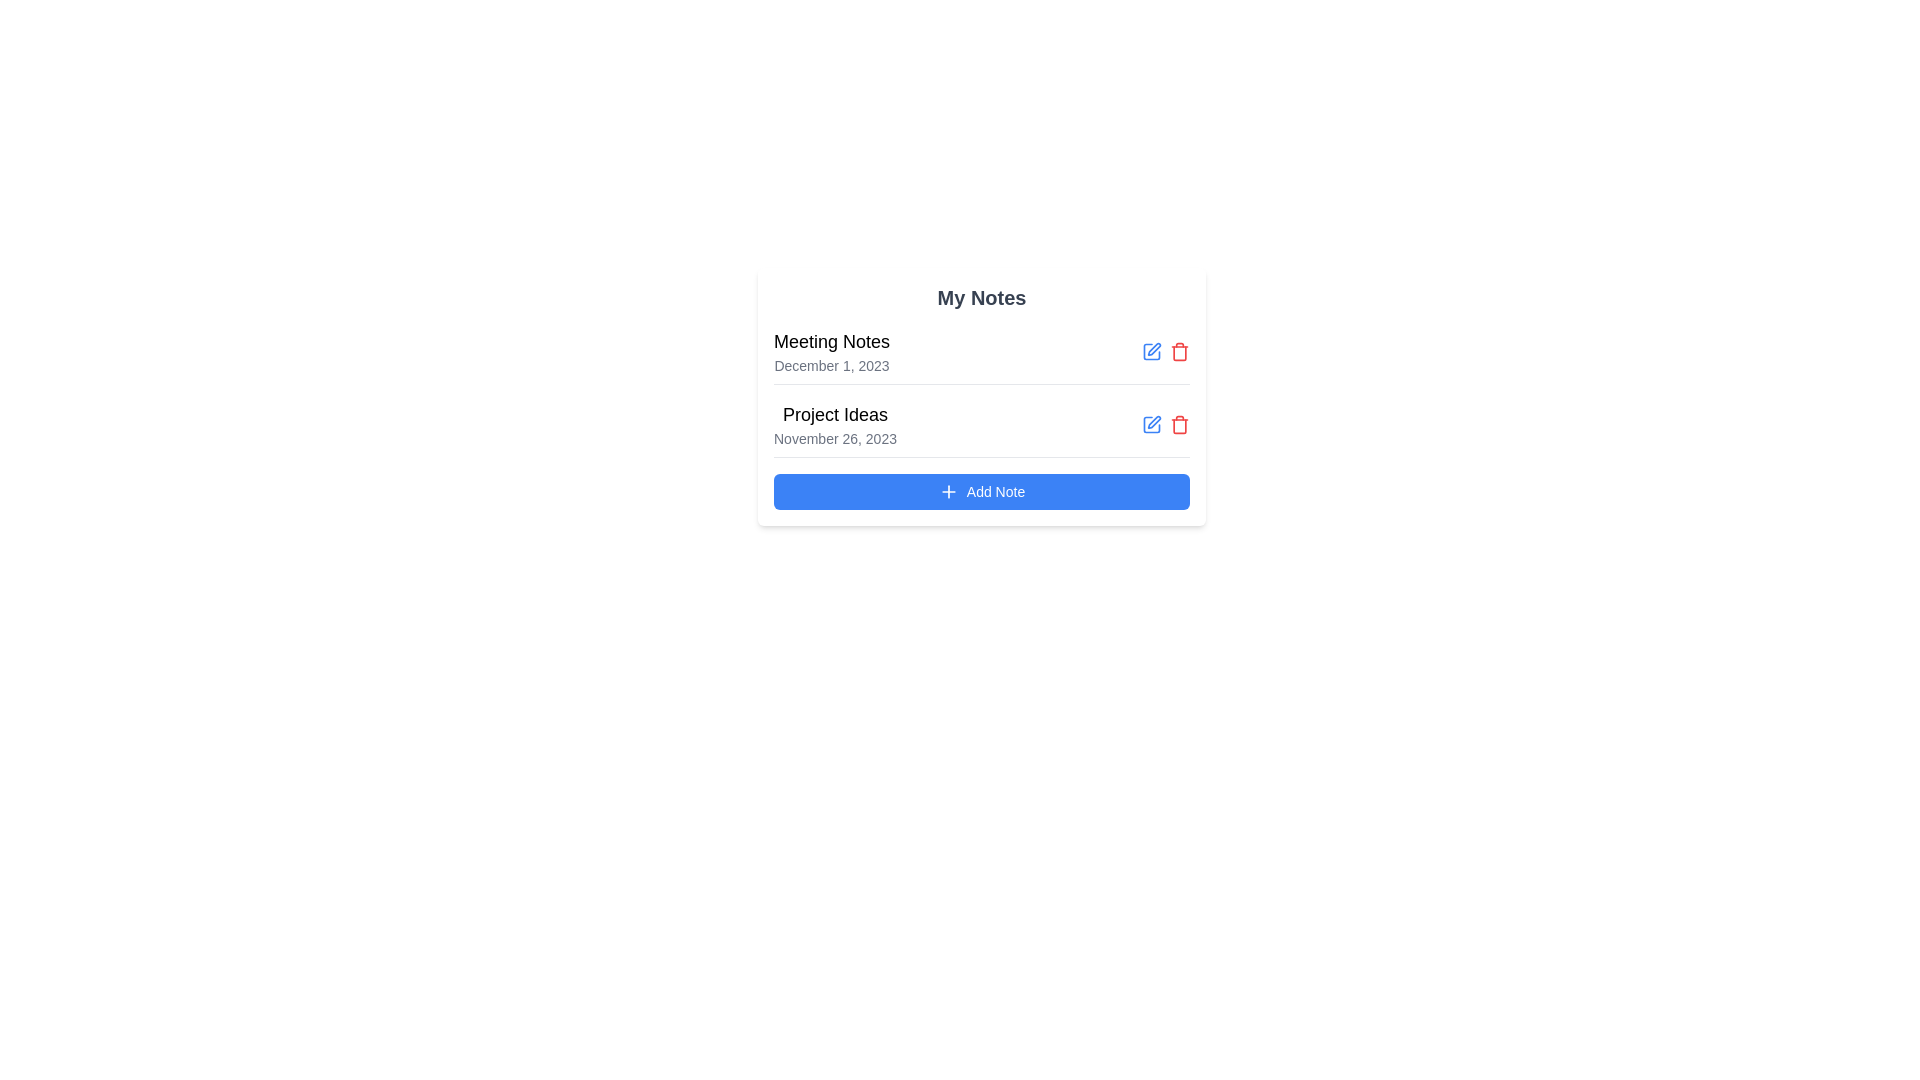 The width and height of the screenshot is (1920, 1080). I want to click on the text heading element labeled 'Project Ideas', which is prominently displayed in bold font and is positioned above the date 'November 26, 2023' within the 'My Notes' card, so click(835, 414).